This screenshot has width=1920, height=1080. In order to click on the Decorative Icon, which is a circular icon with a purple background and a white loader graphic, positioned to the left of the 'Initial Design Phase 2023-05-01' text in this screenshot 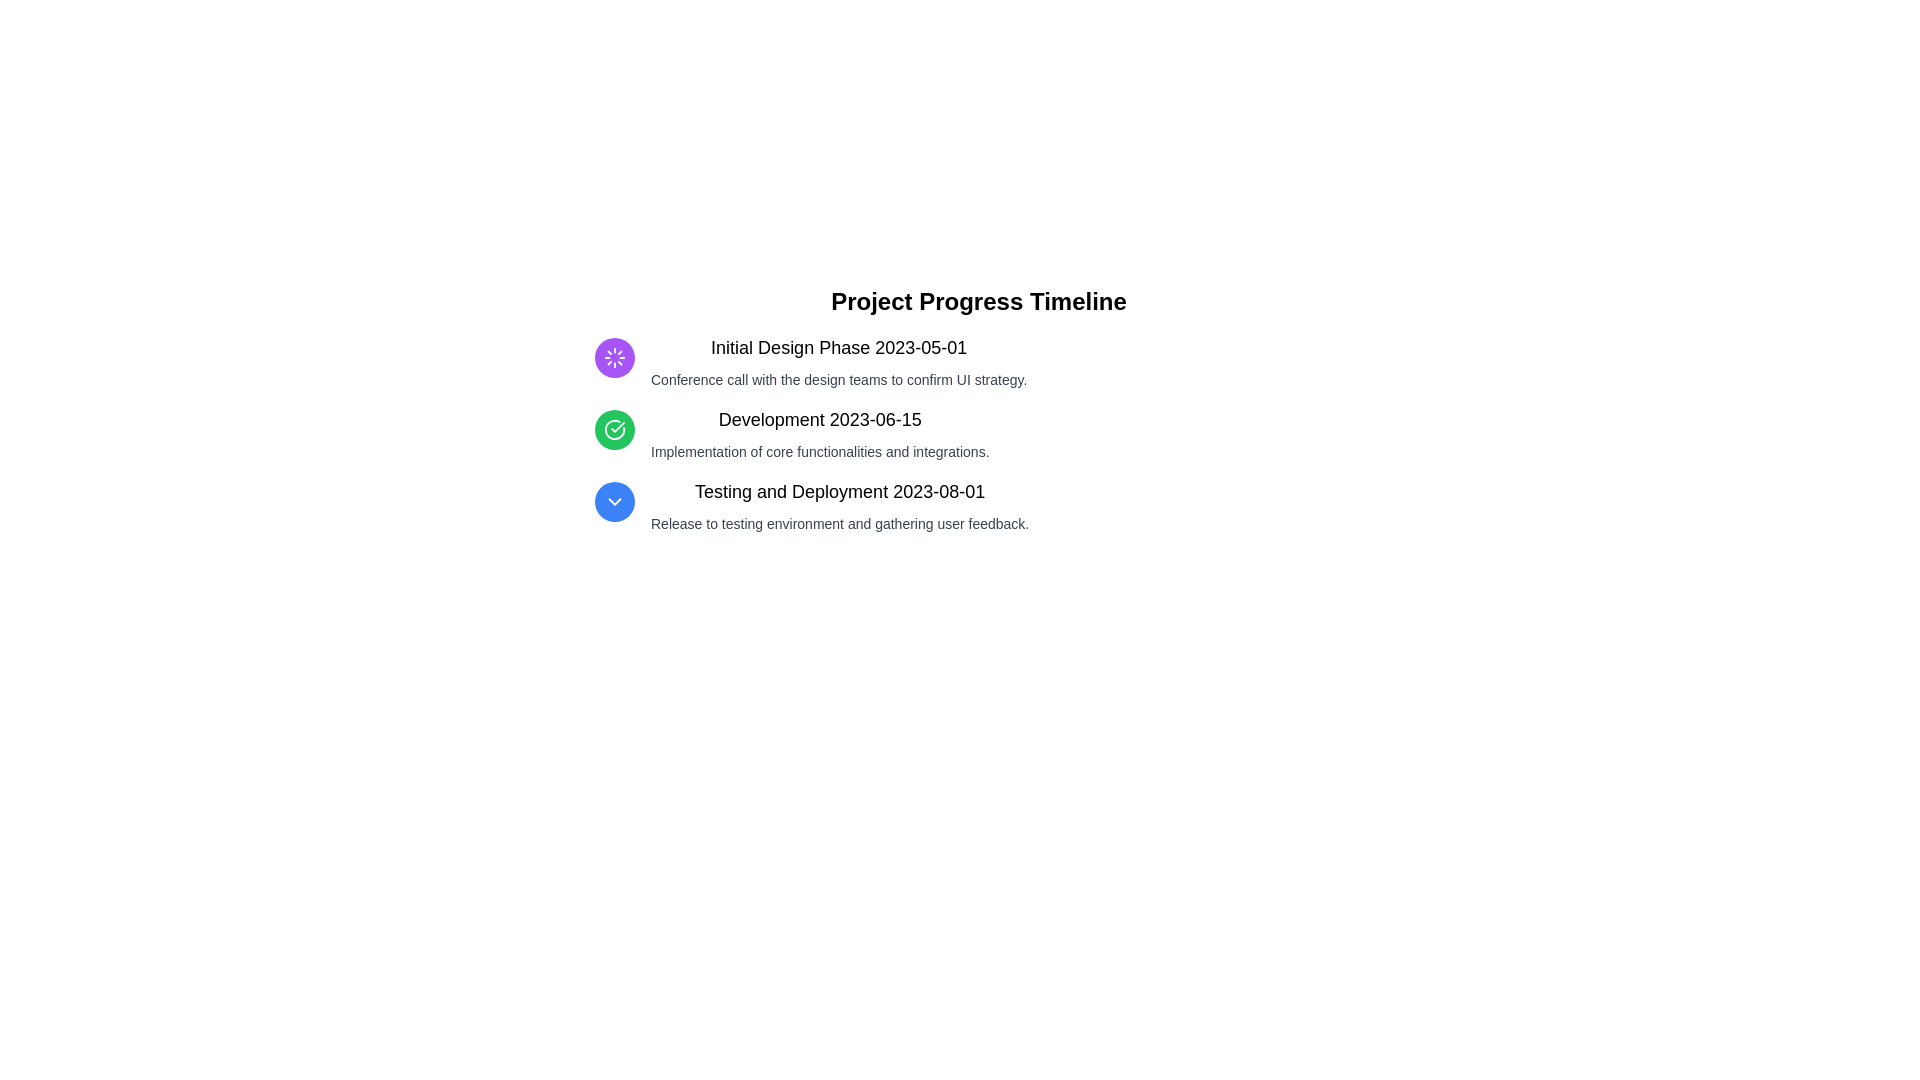, I will do `click(613, 357)`.